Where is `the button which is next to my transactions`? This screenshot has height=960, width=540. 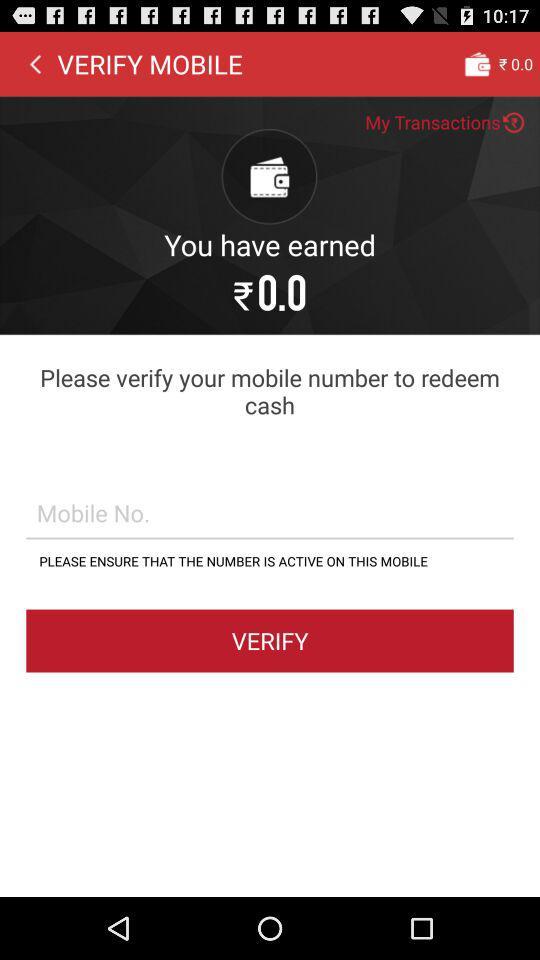
the button which is next to my transactions is located at coordinates (514, 121).